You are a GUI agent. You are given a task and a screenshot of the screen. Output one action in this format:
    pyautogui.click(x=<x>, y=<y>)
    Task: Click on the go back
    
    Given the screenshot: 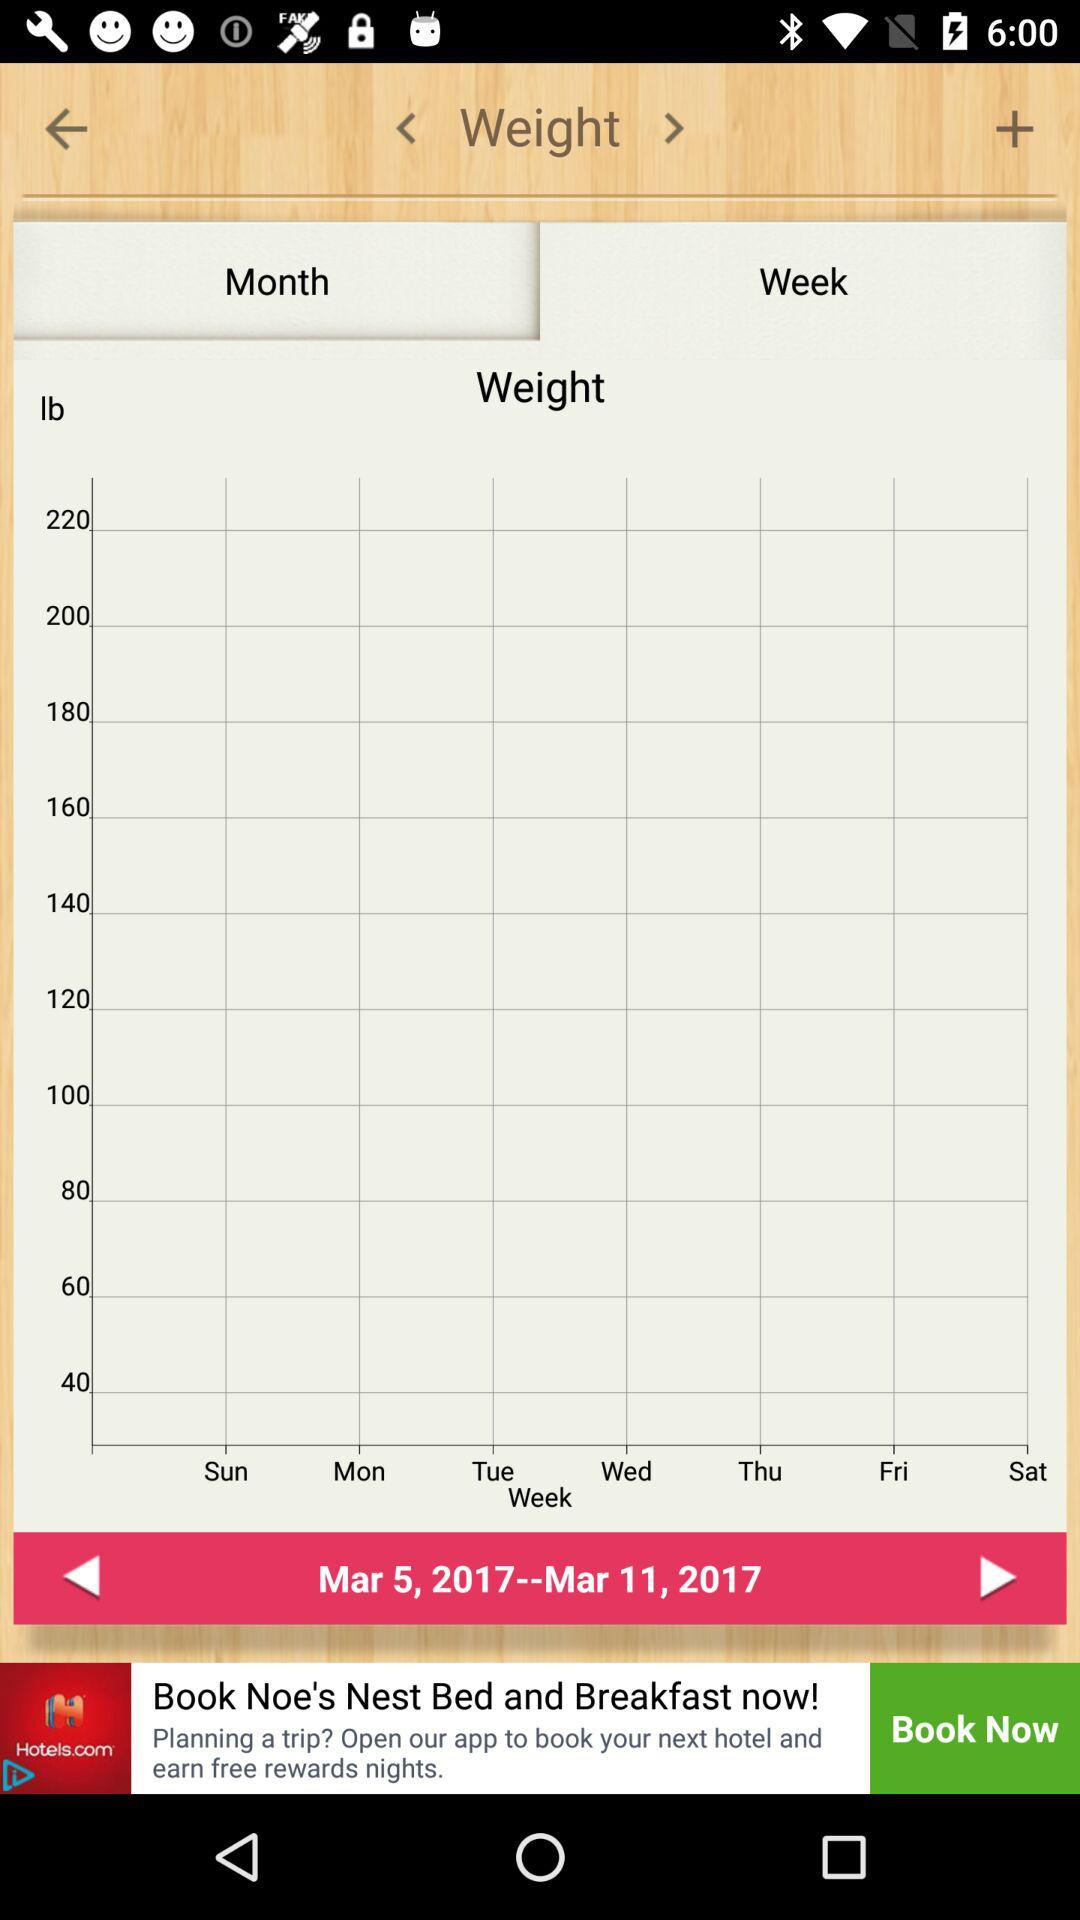 What is the action you would take?
    pyautogui.click(x=64, y=127)
    